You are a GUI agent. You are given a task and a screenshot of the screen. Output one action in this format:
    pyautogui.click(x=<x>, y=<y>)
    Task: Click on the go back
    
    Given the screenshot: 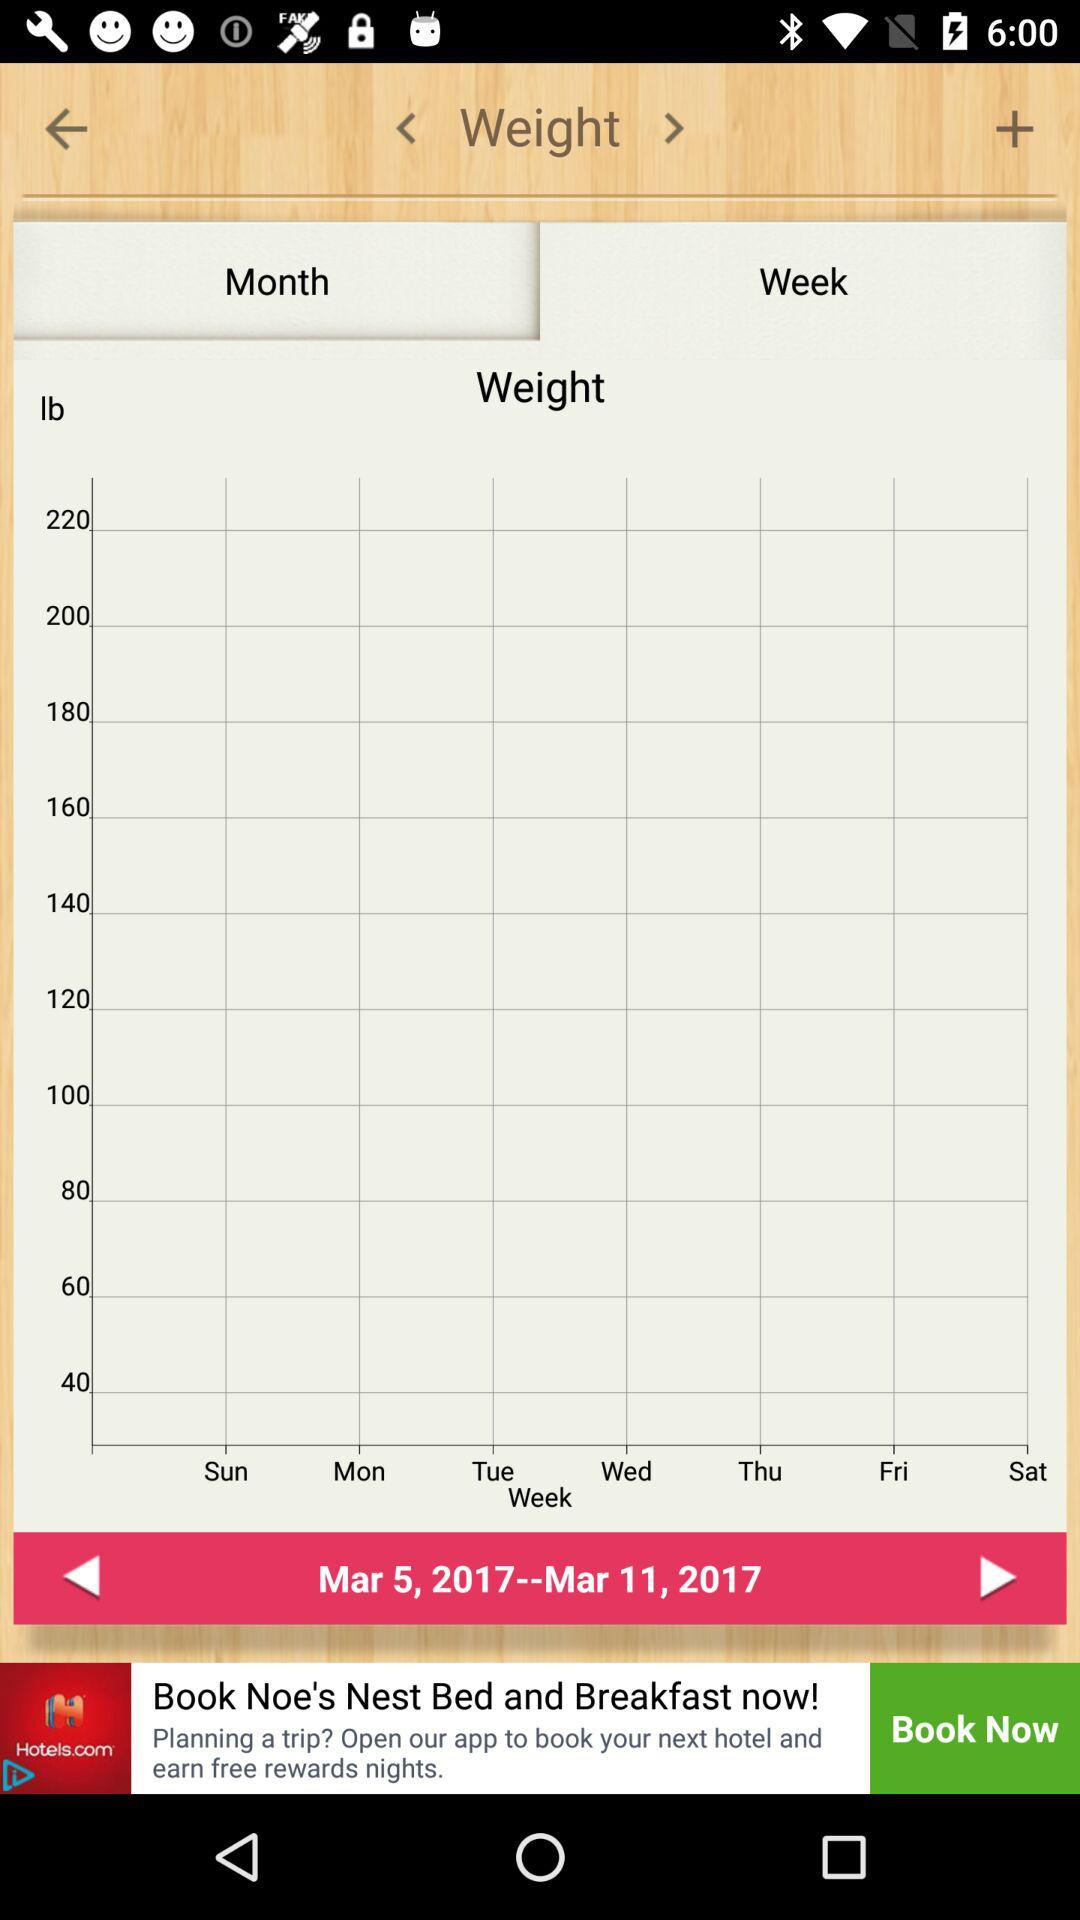 What is the action you would take?
    pyautogui.click(x=64, y=127)
    